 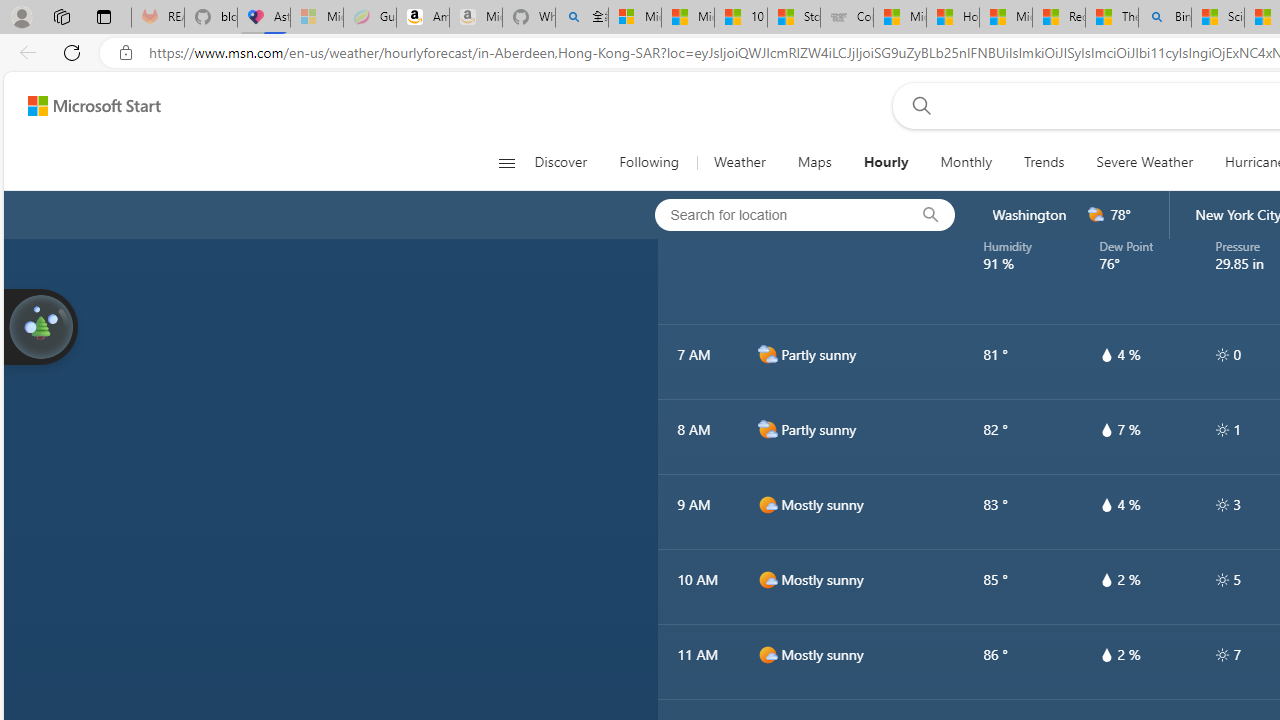 What do you see at coordinates (793, 17) in the screenshot?
I see `'Stocks - MSN'` at bounding box center [793, 17].